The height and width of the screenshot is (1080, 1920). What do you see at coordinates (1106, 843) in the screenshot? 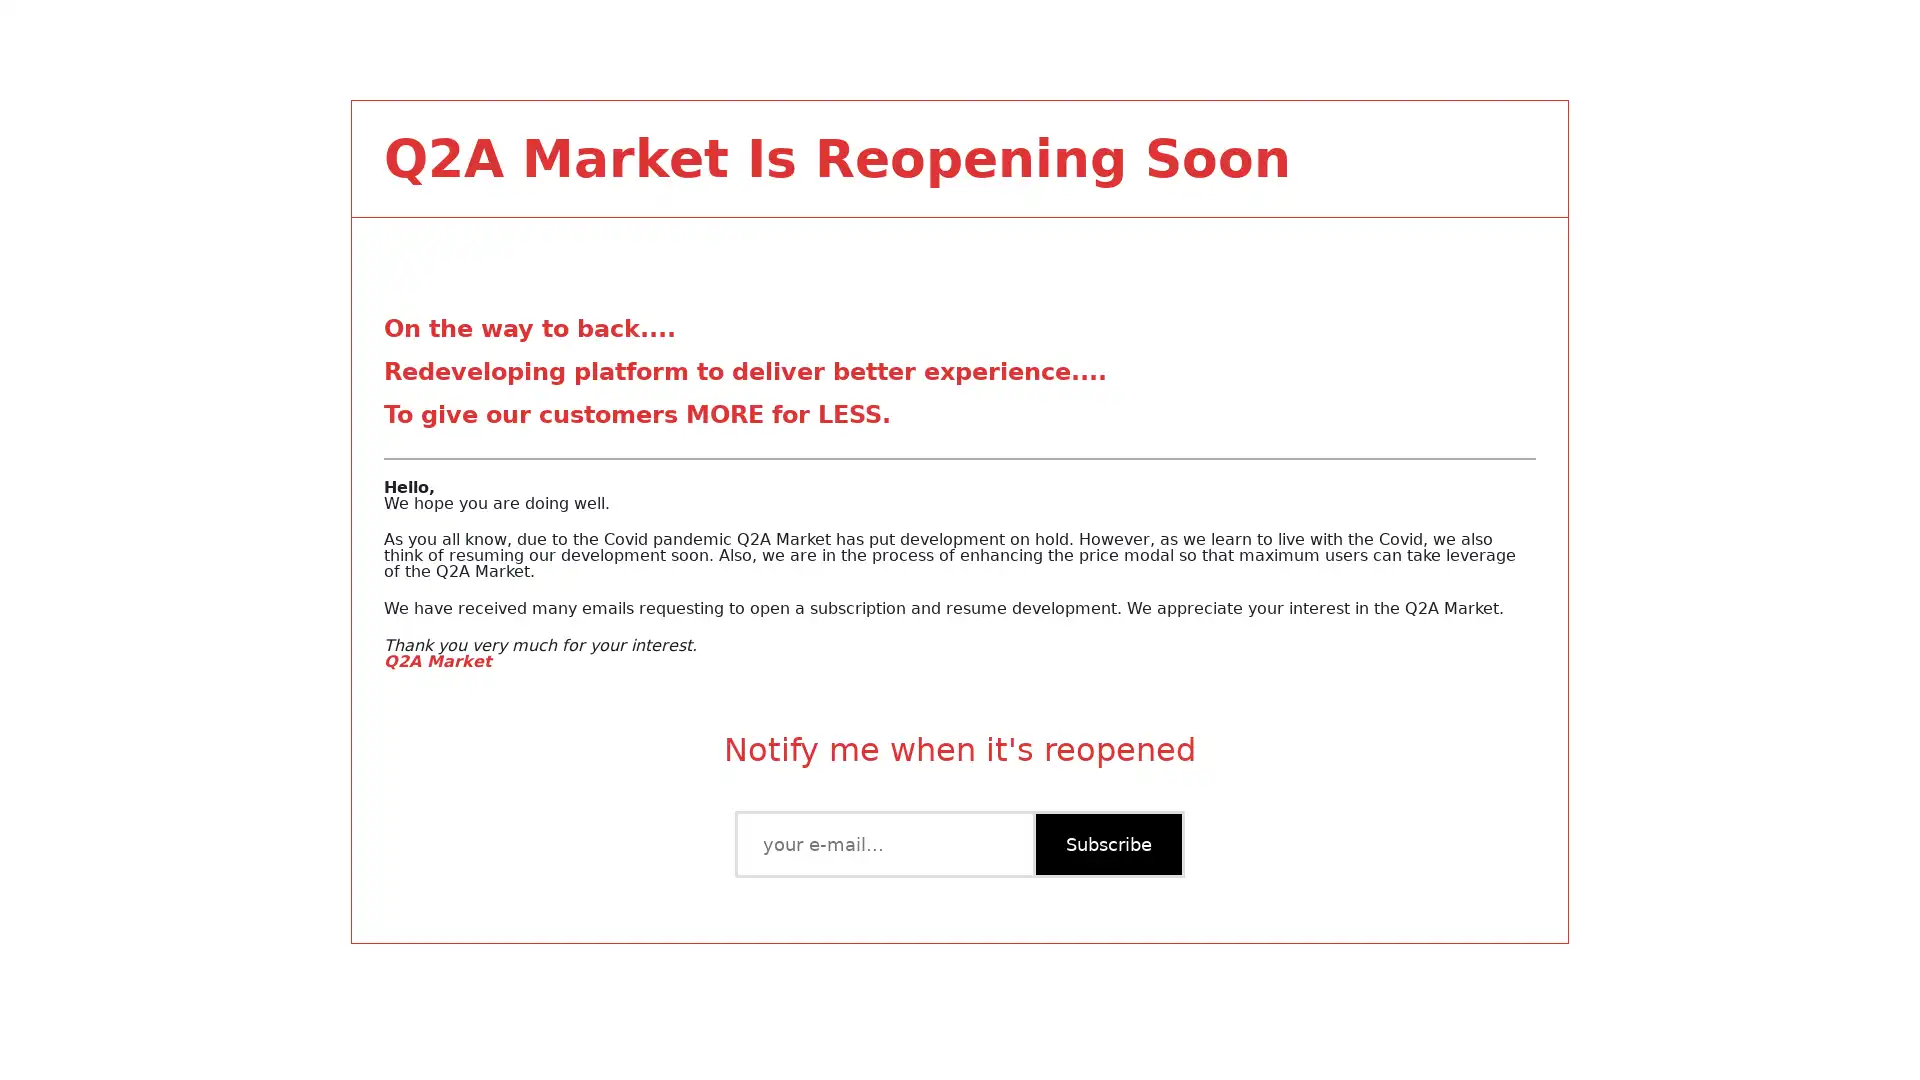
I see `Subscribe` at bounding box center [1106, 843].